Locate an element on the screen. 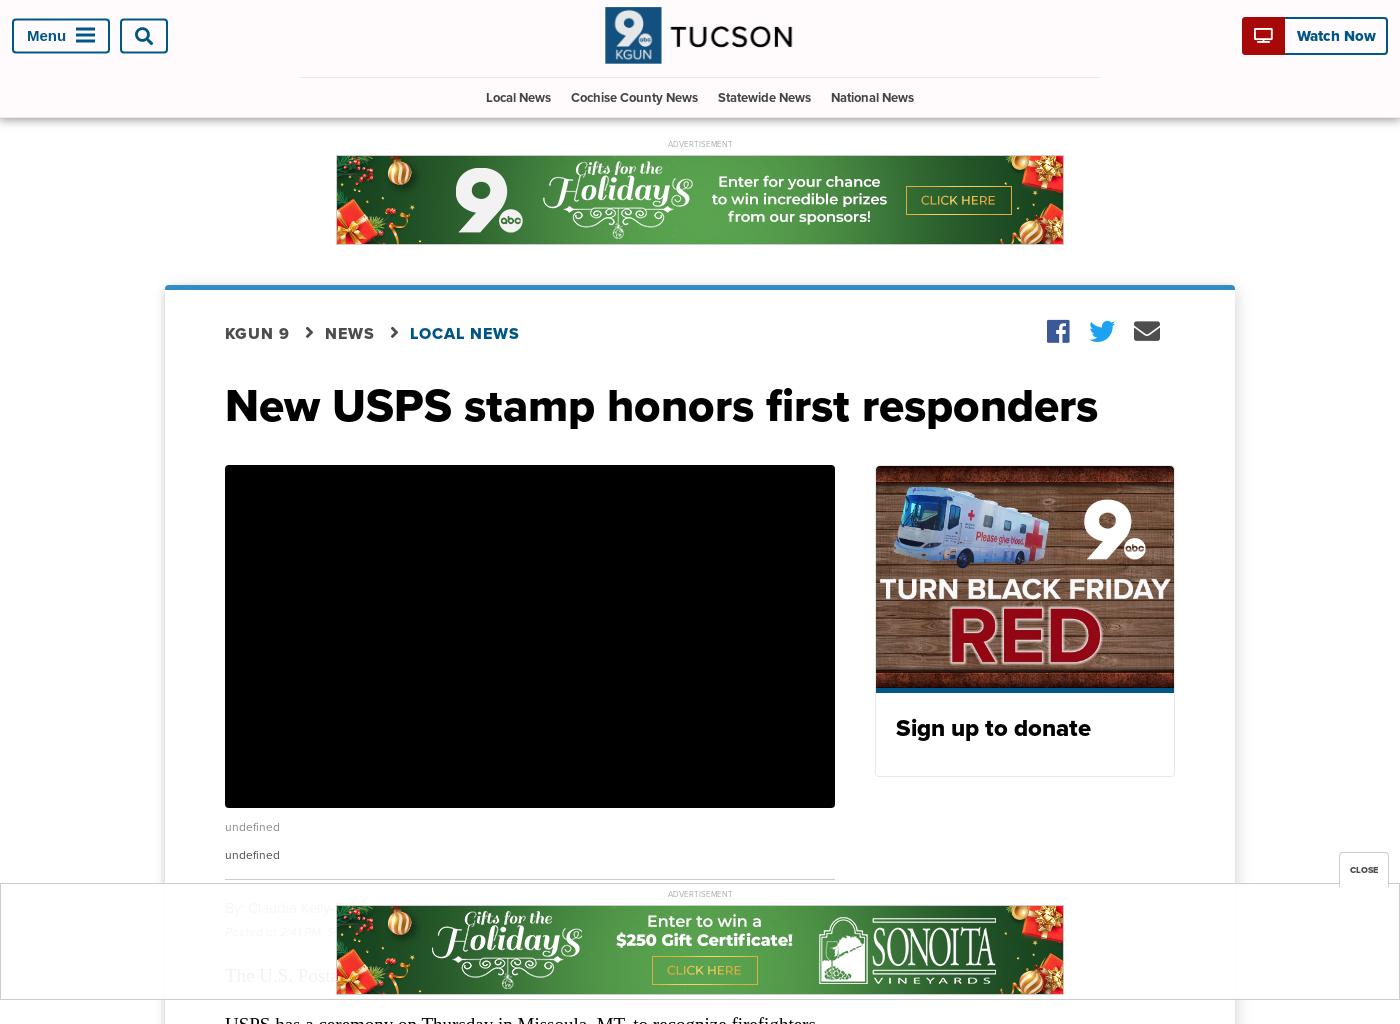  '9:44 PM, Sep 13, 2018' is located at coordinates (551, 930).